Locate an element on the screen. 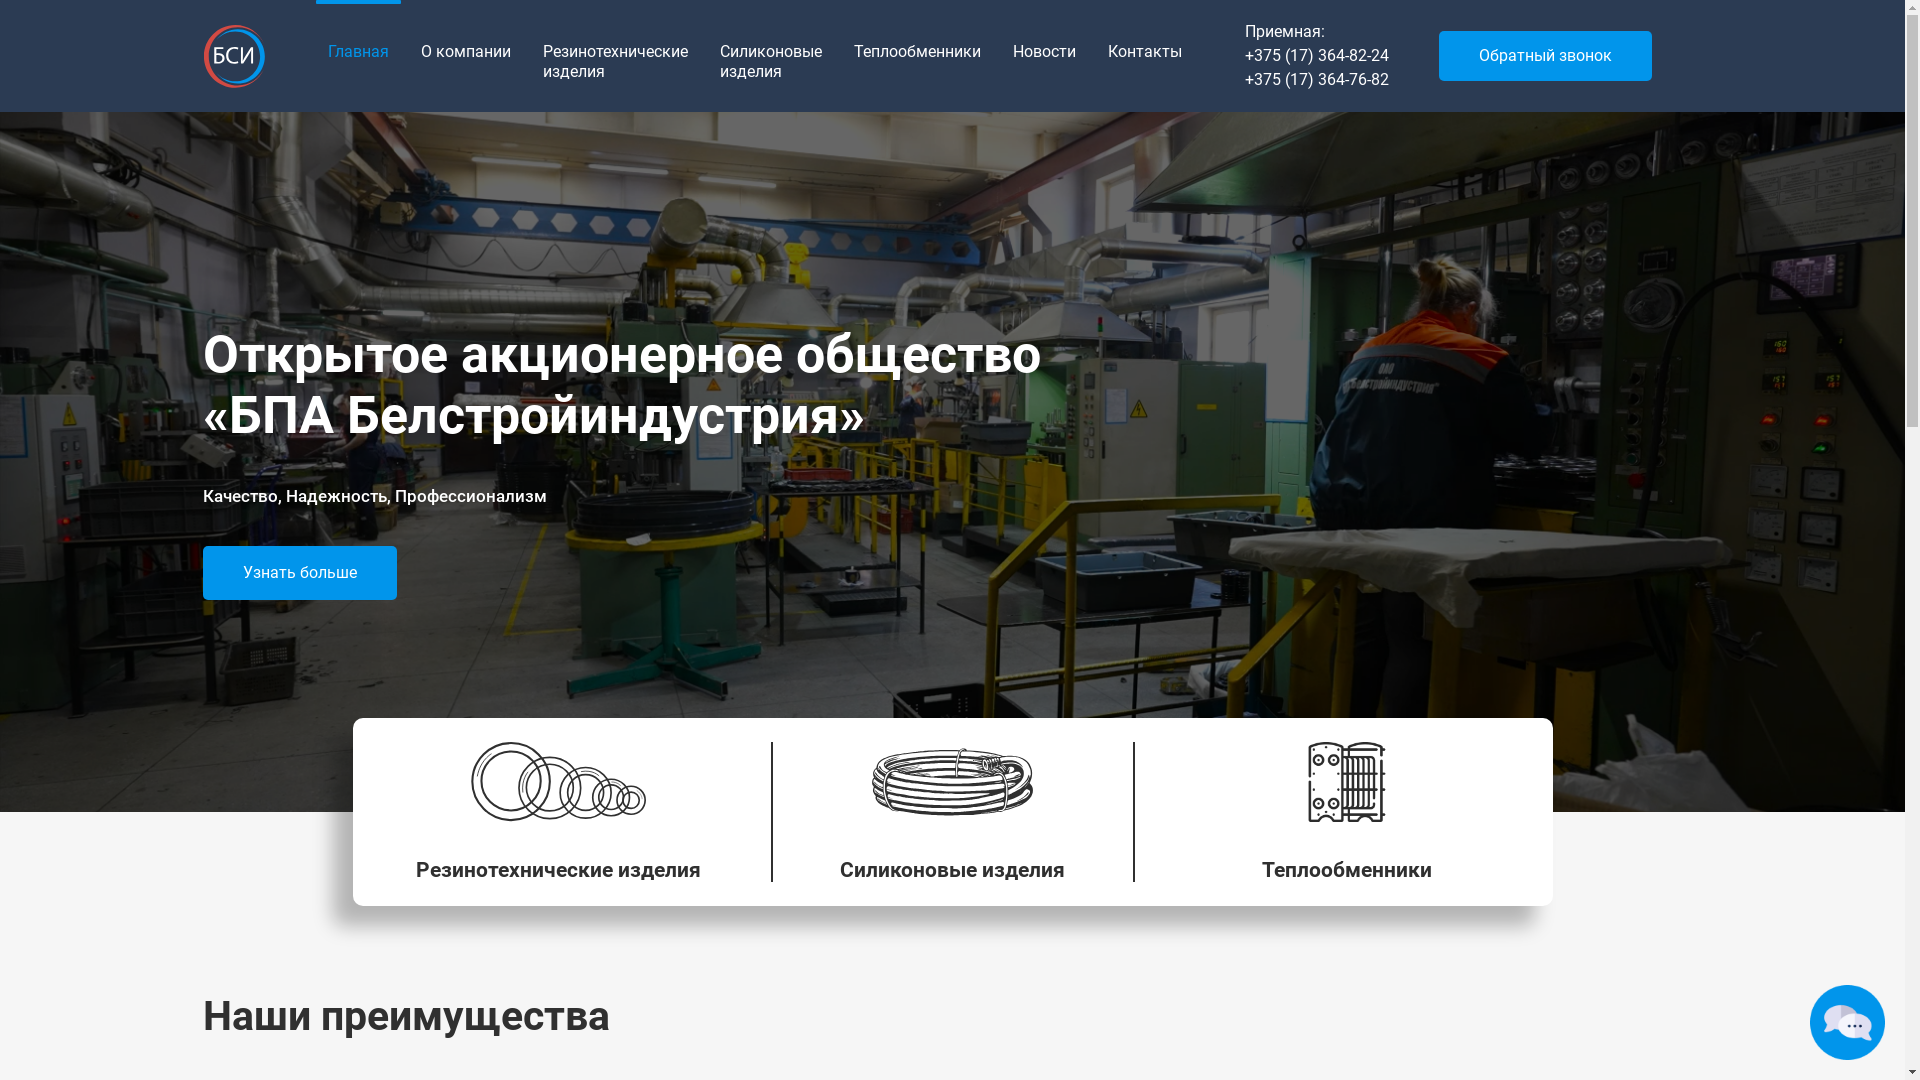 The image size is (1920, 1080). '+375 (17) 364-82-24' is located at coordinates (1315, 55).